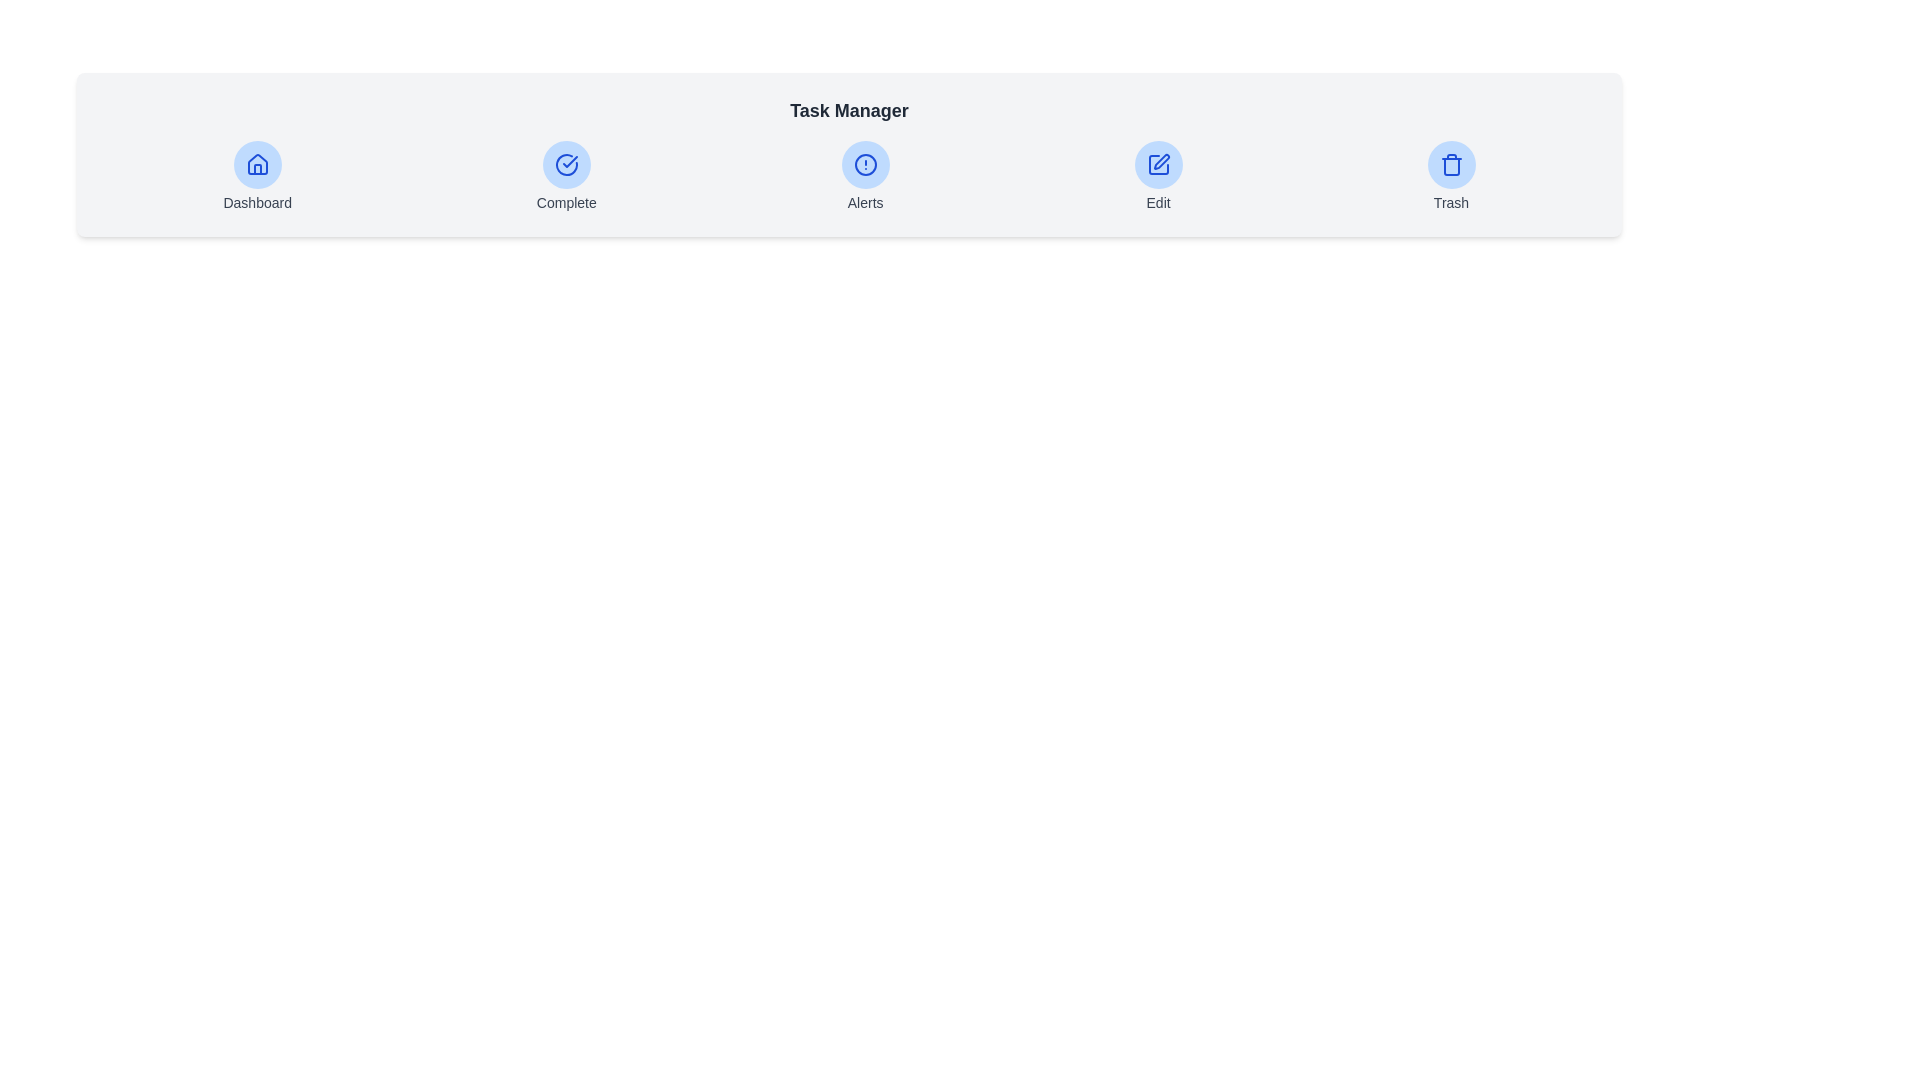  What do you see at coordinates (1161, 161) in the screenshot?
I see `the pen-like icon segment within the circular 'Edit' button located in the top center of the interface` at bounding box center [1161, 161].